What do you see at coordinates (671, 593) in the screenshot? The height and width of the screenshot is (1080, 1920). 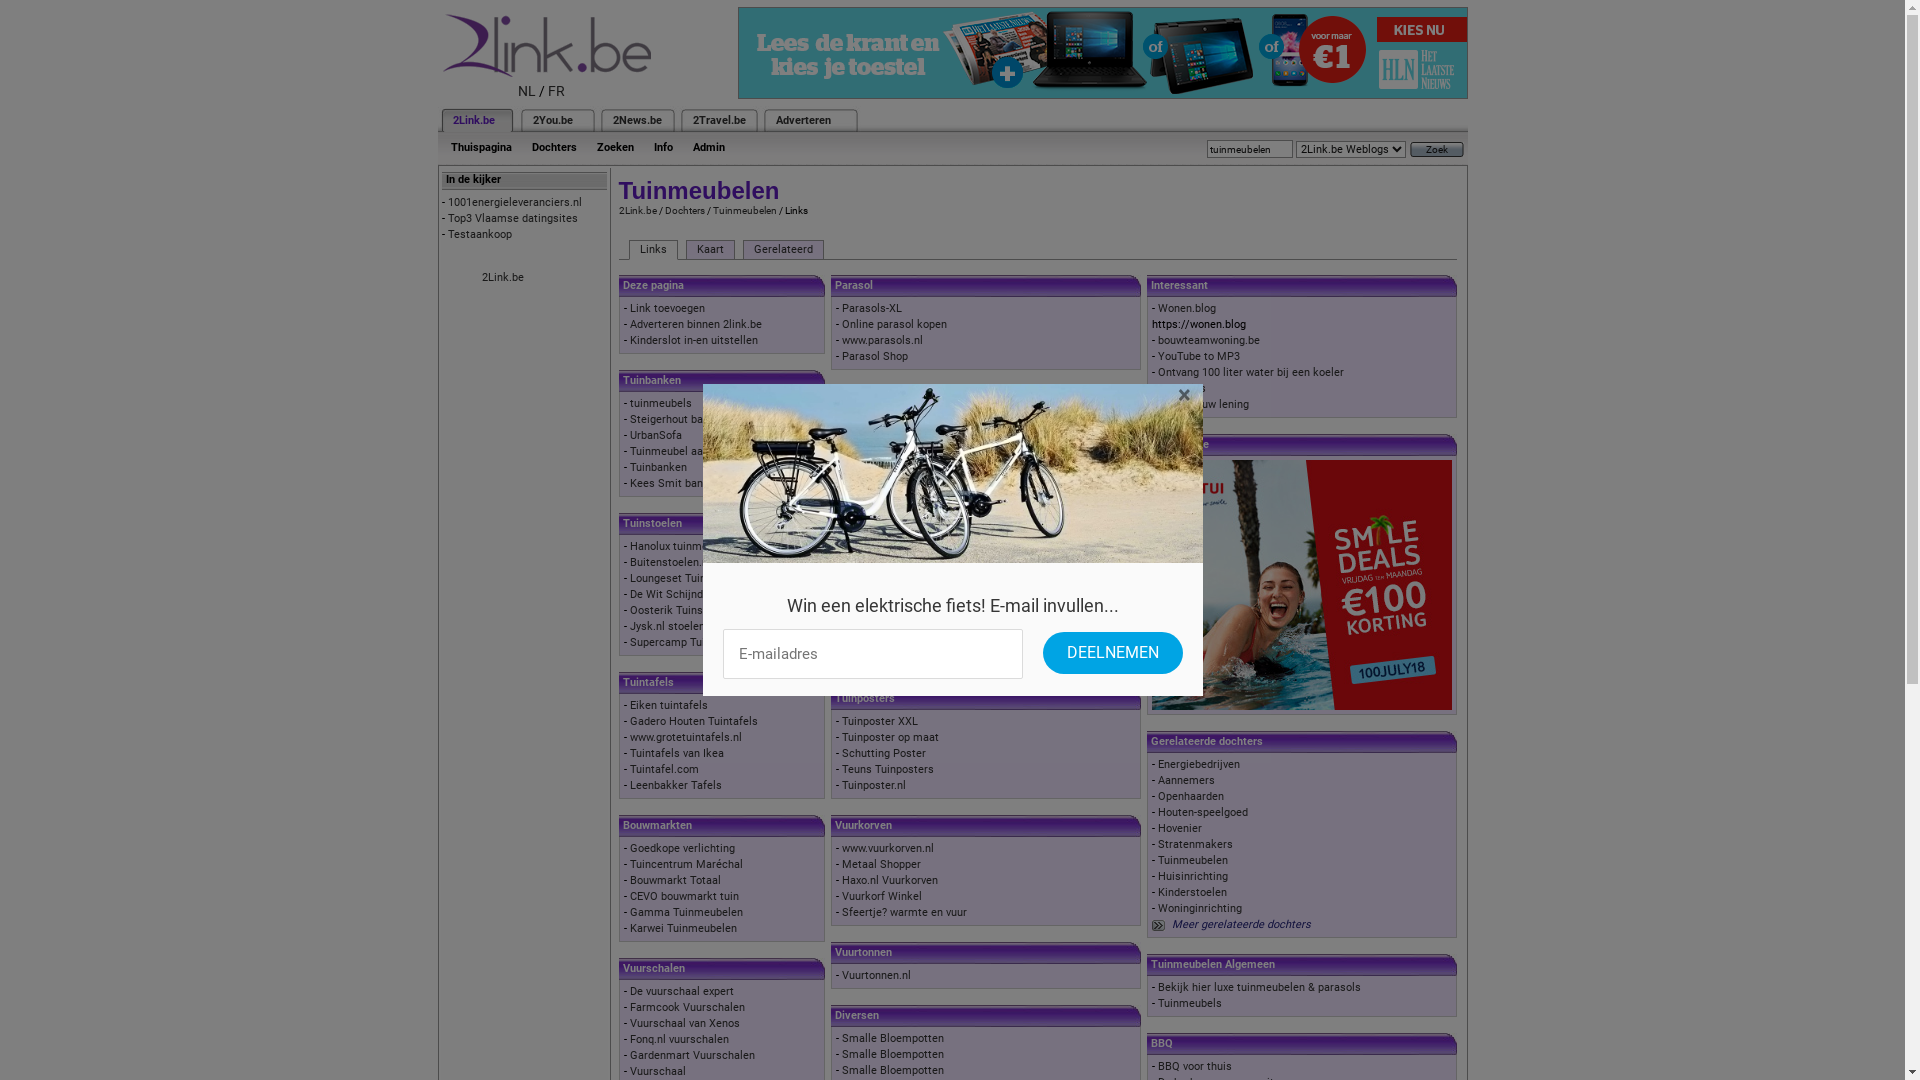 I see `'De Wit Schijndel'` at bounding box center [671, 593].